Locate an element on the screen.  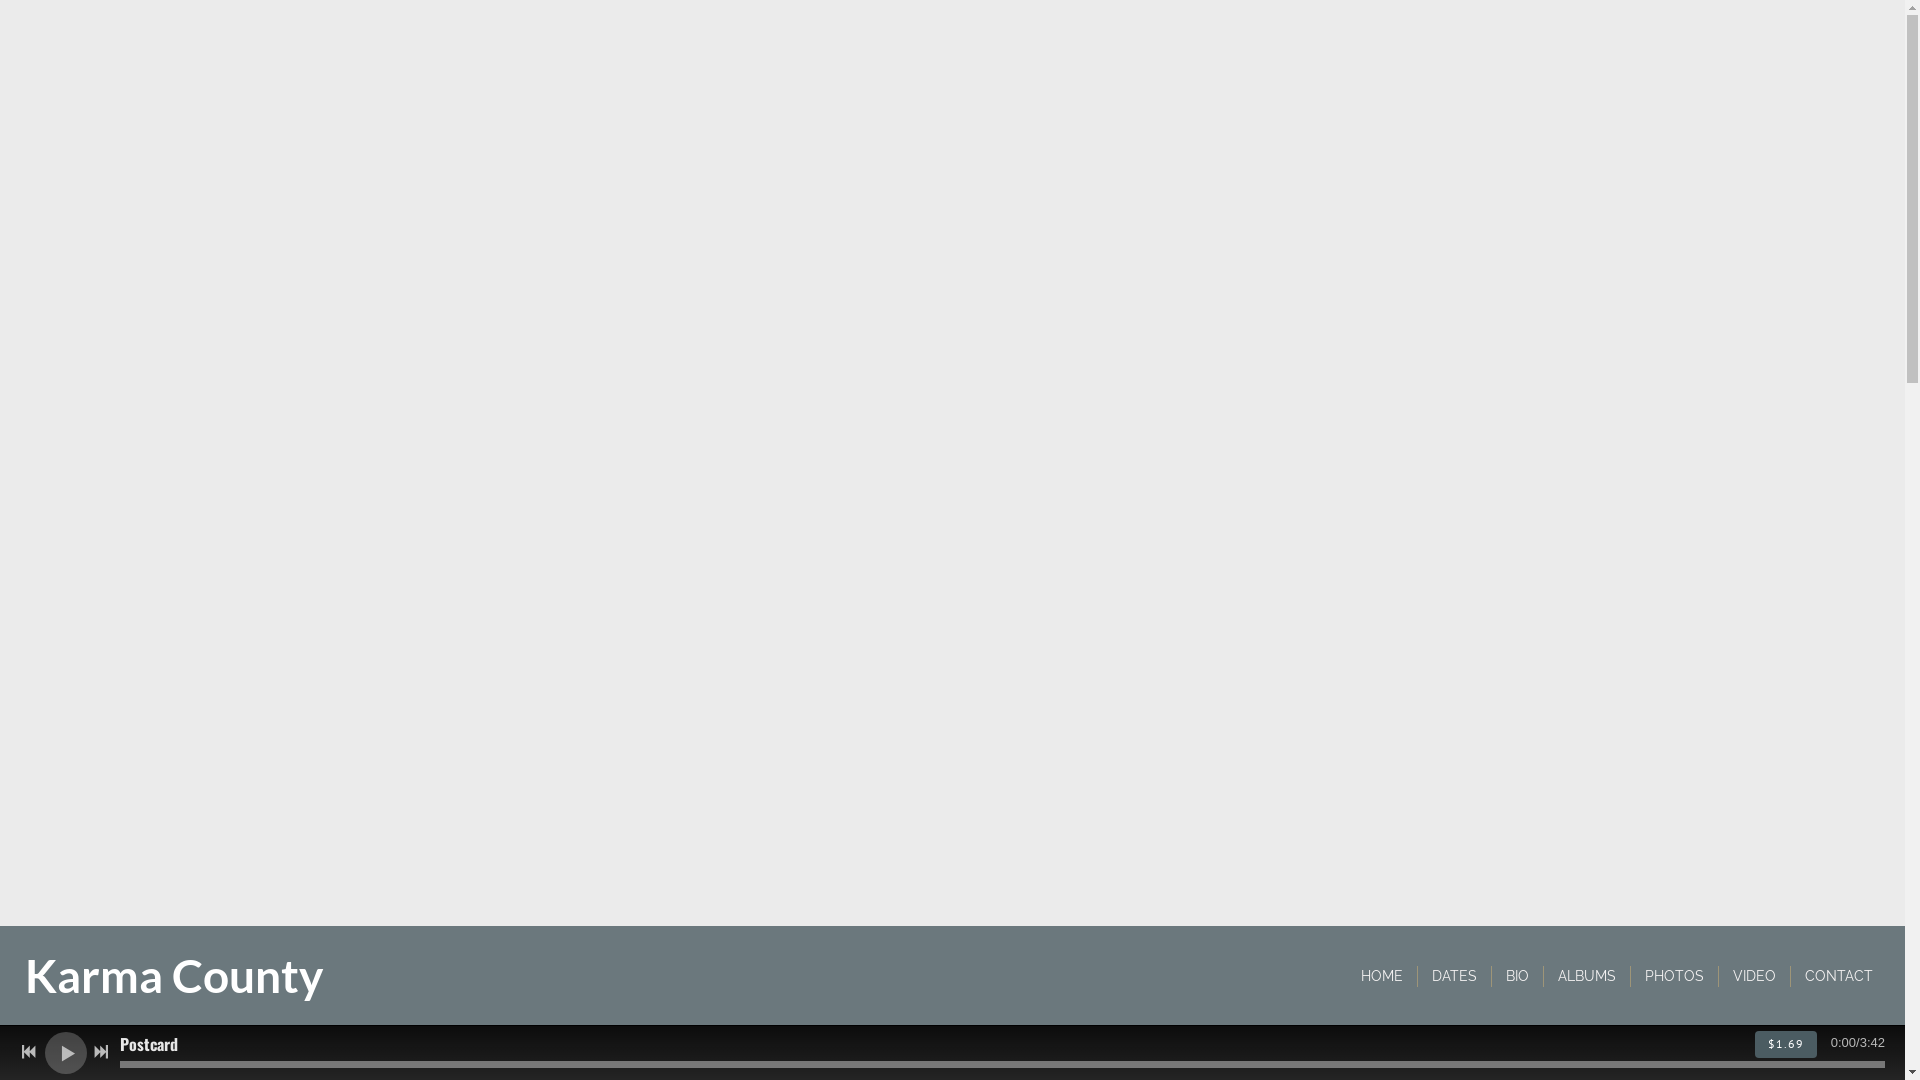
'ALBUMS' is located at coordinates (1586, 975).